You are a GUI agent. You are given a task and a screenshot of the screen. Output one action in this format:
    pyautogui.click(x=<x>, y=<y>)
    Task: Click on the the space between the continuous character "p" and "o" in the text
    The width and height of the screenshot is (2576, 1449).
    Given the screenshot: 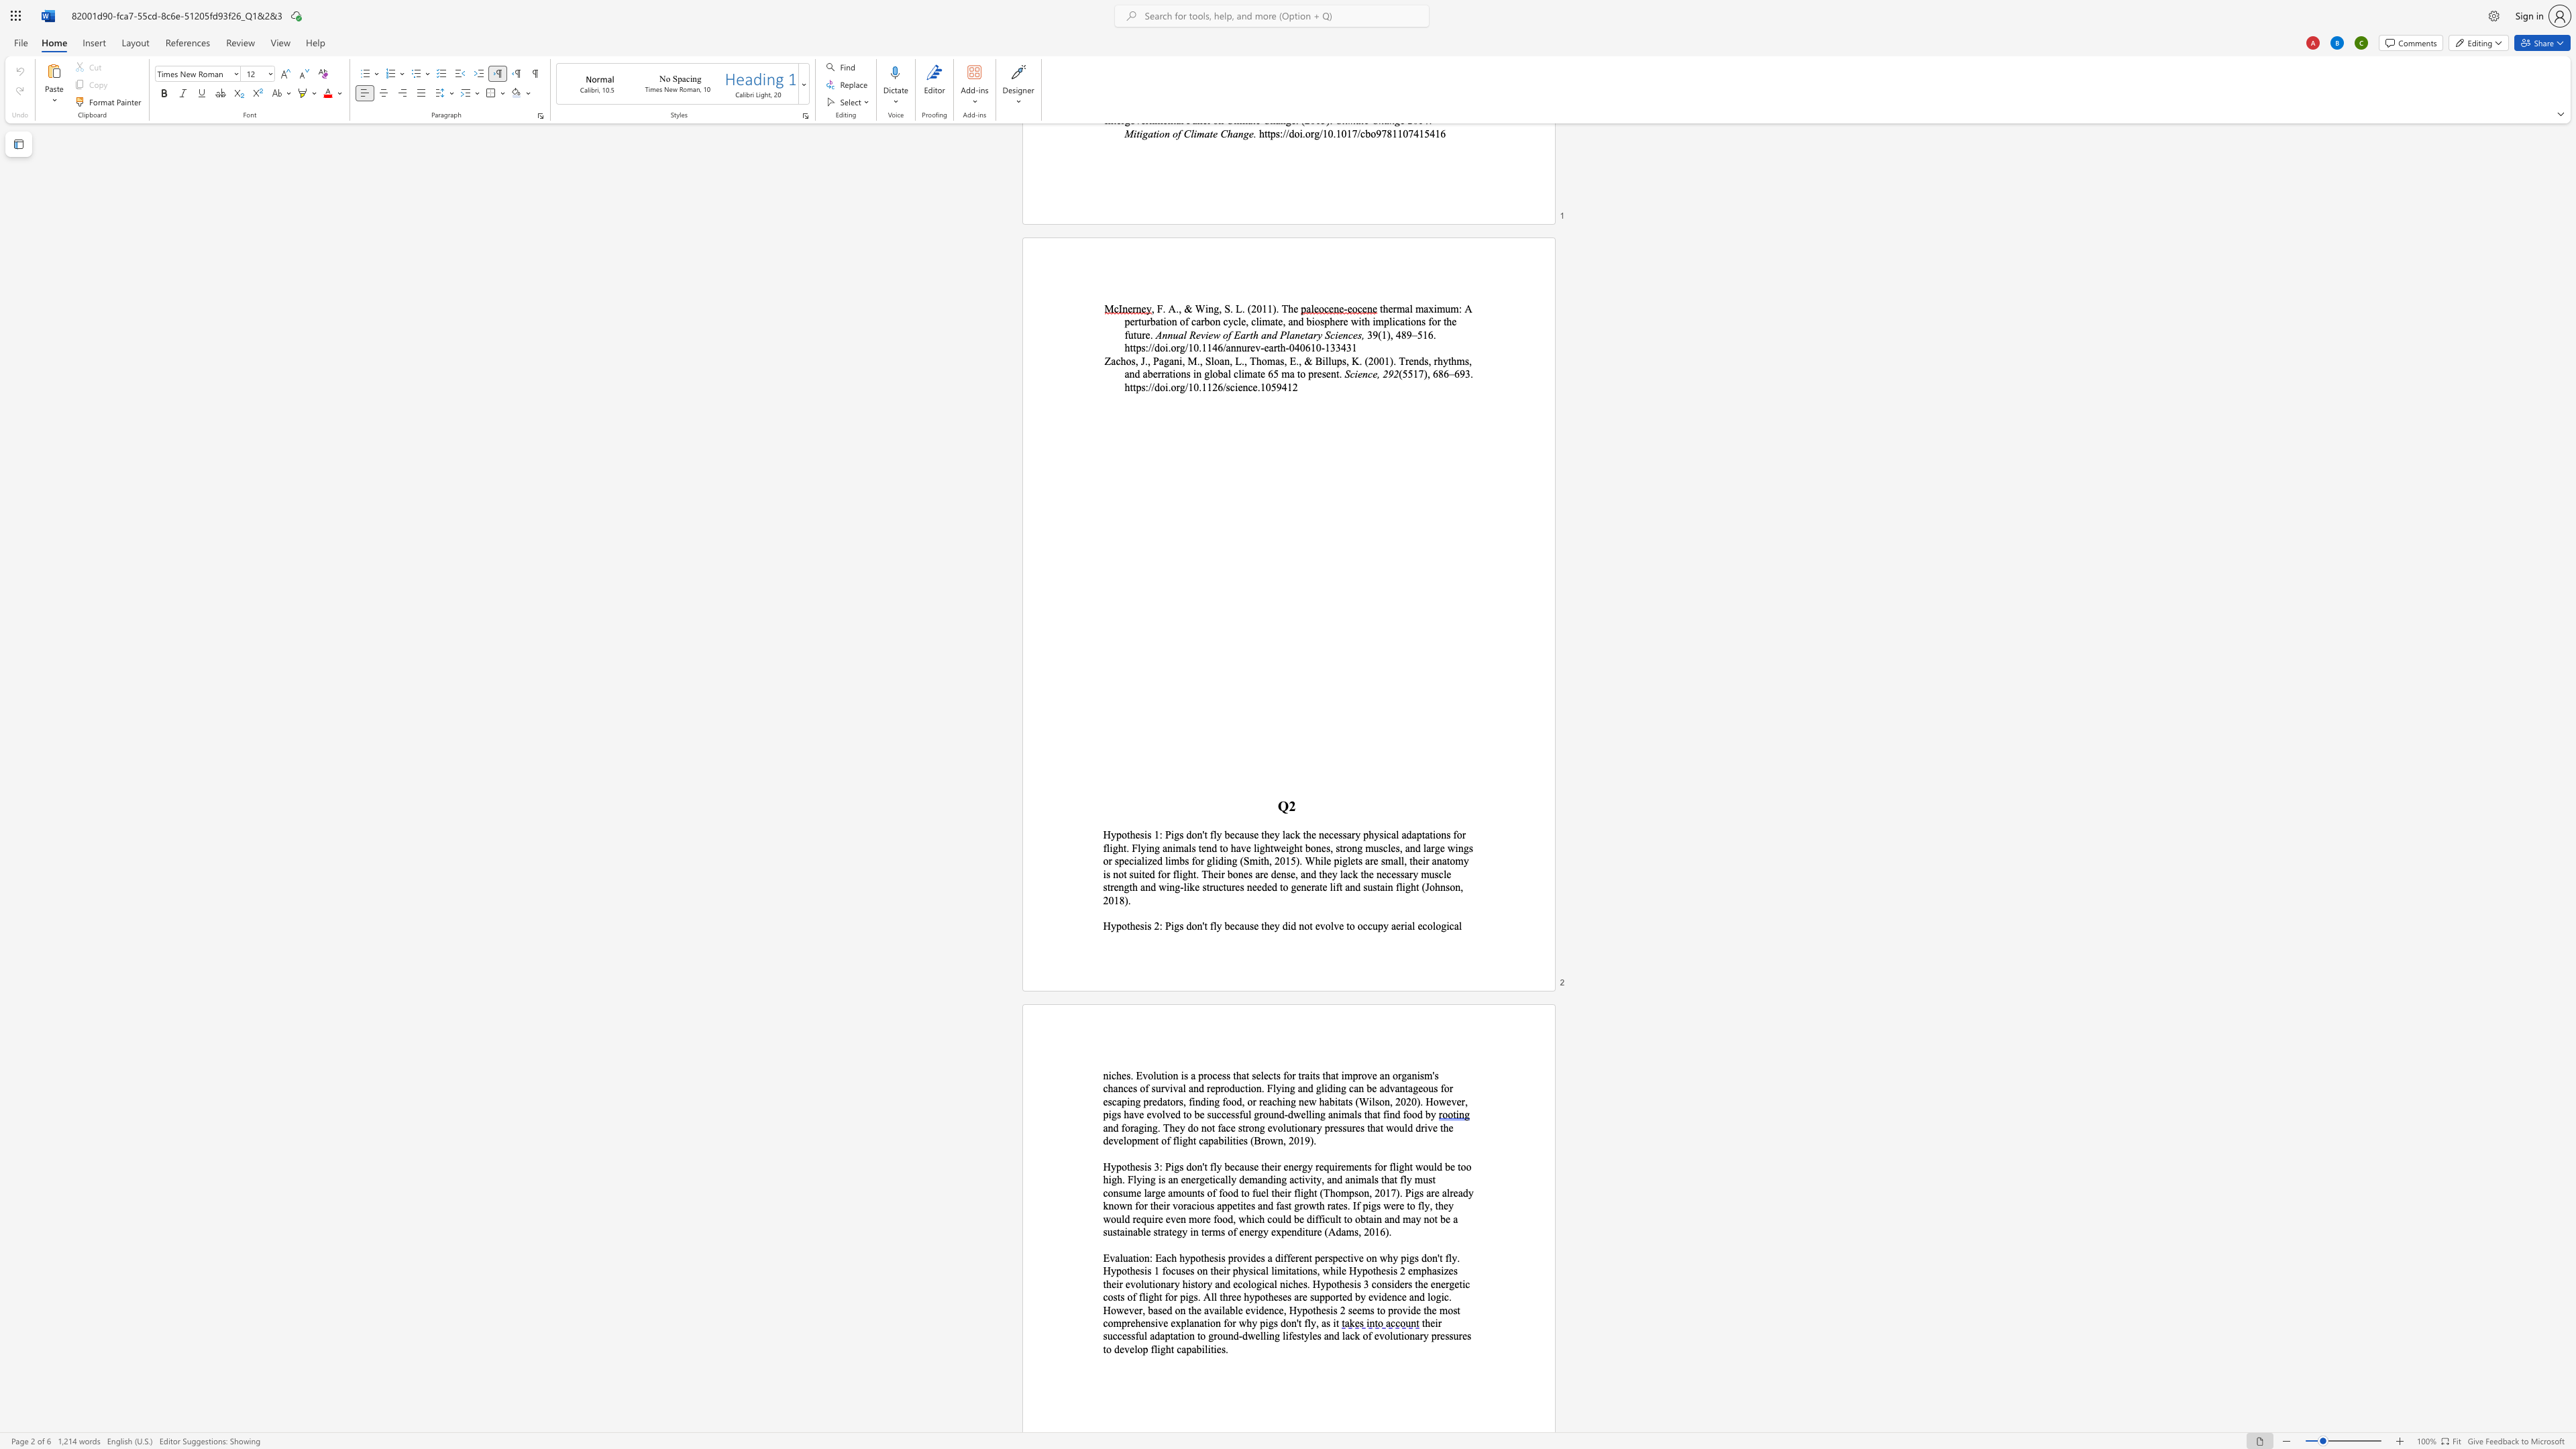 What is the action you would take?
    pyautogui.click(x=1120, y=835)
    